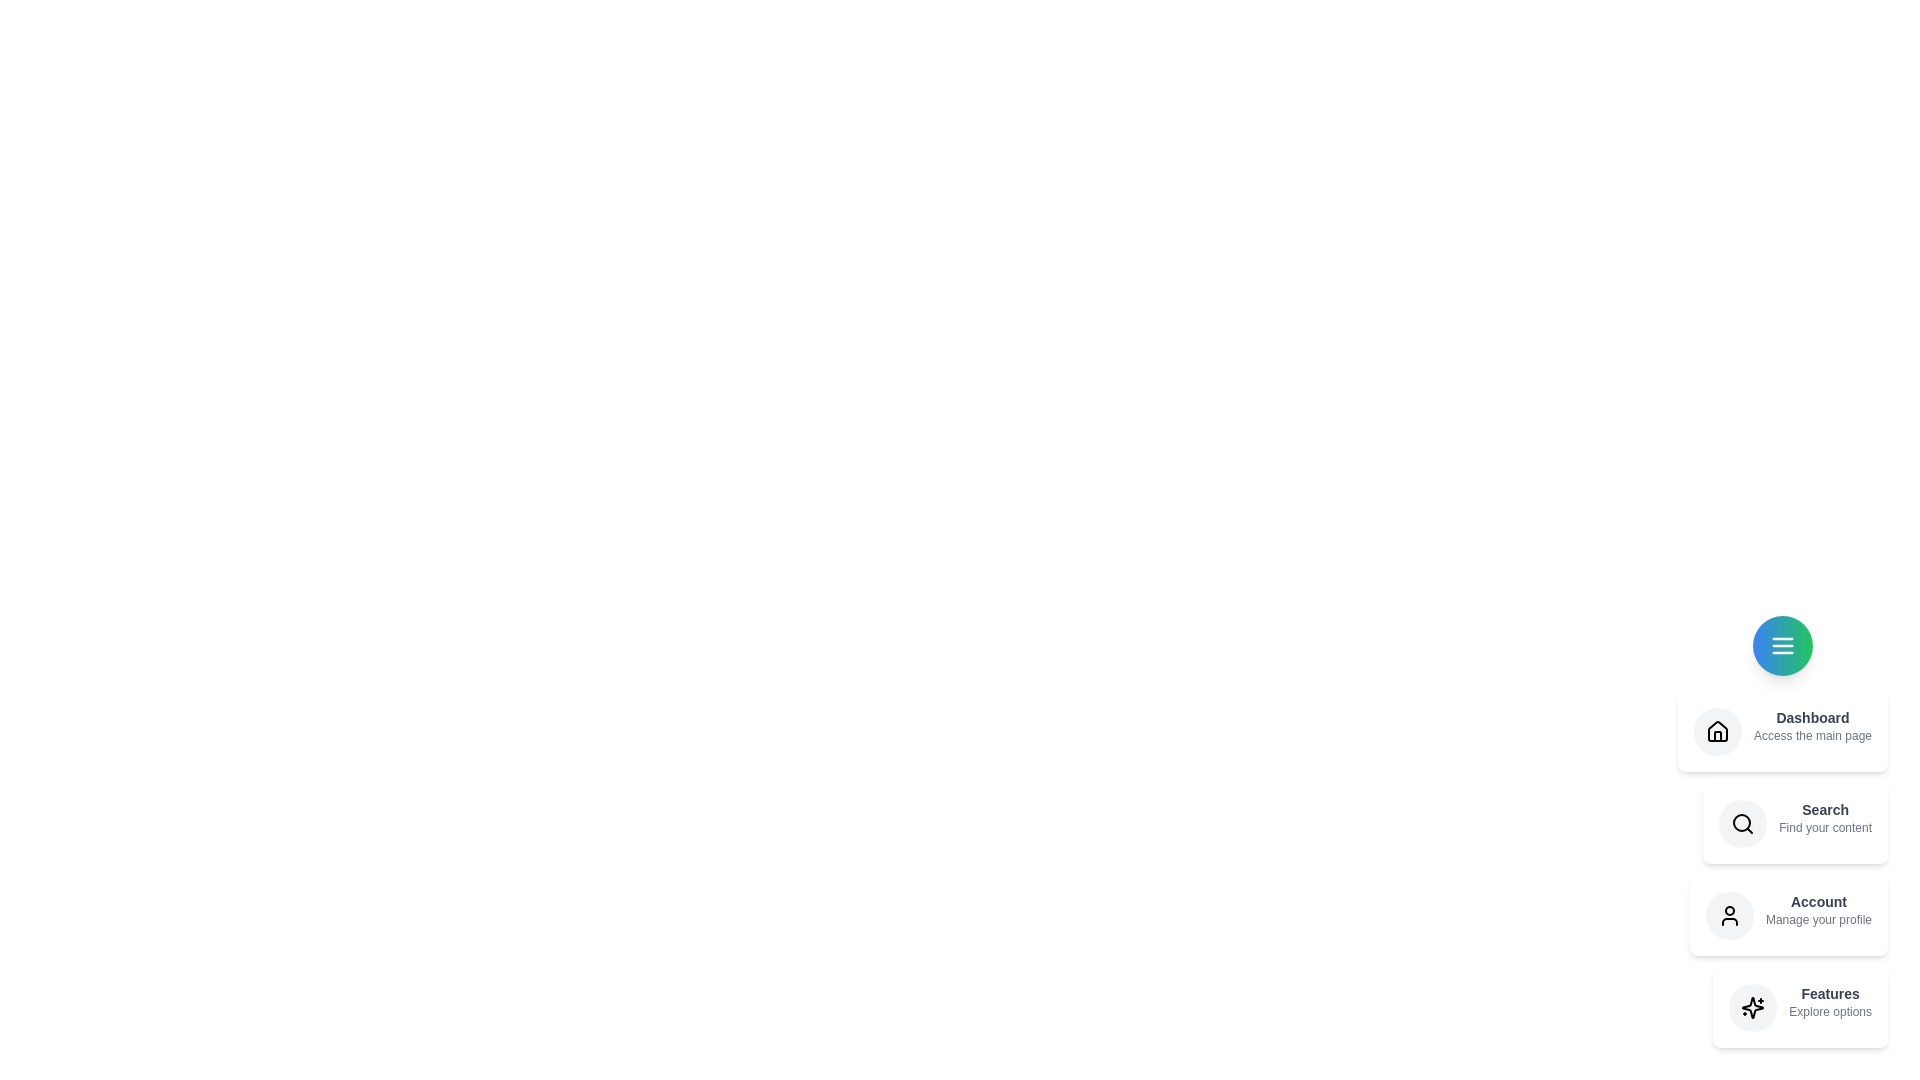  What do you see at coordinates (1728, 915) in the screenshot?
I see `the icon corresponding to Account in the speed dial menu` at bounding box center [1728, 915].